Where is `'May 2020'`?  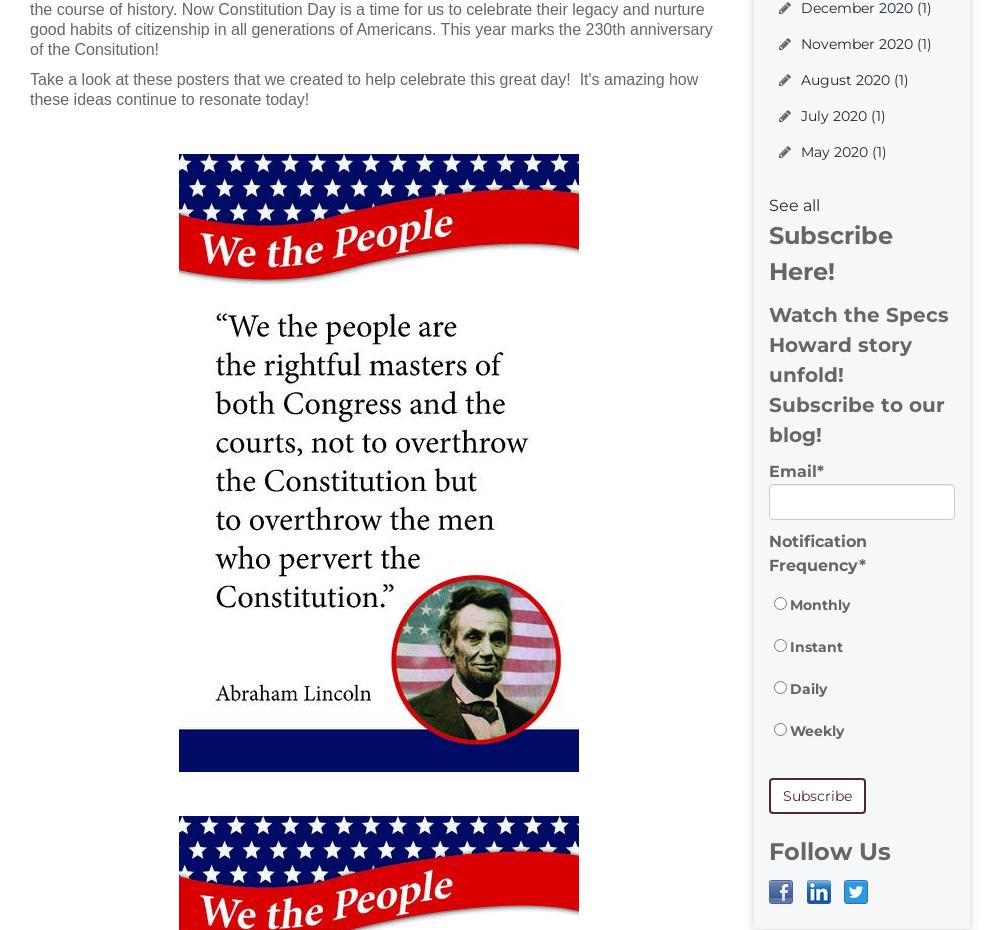 'May 2020' is located at coordinates (801, 151).